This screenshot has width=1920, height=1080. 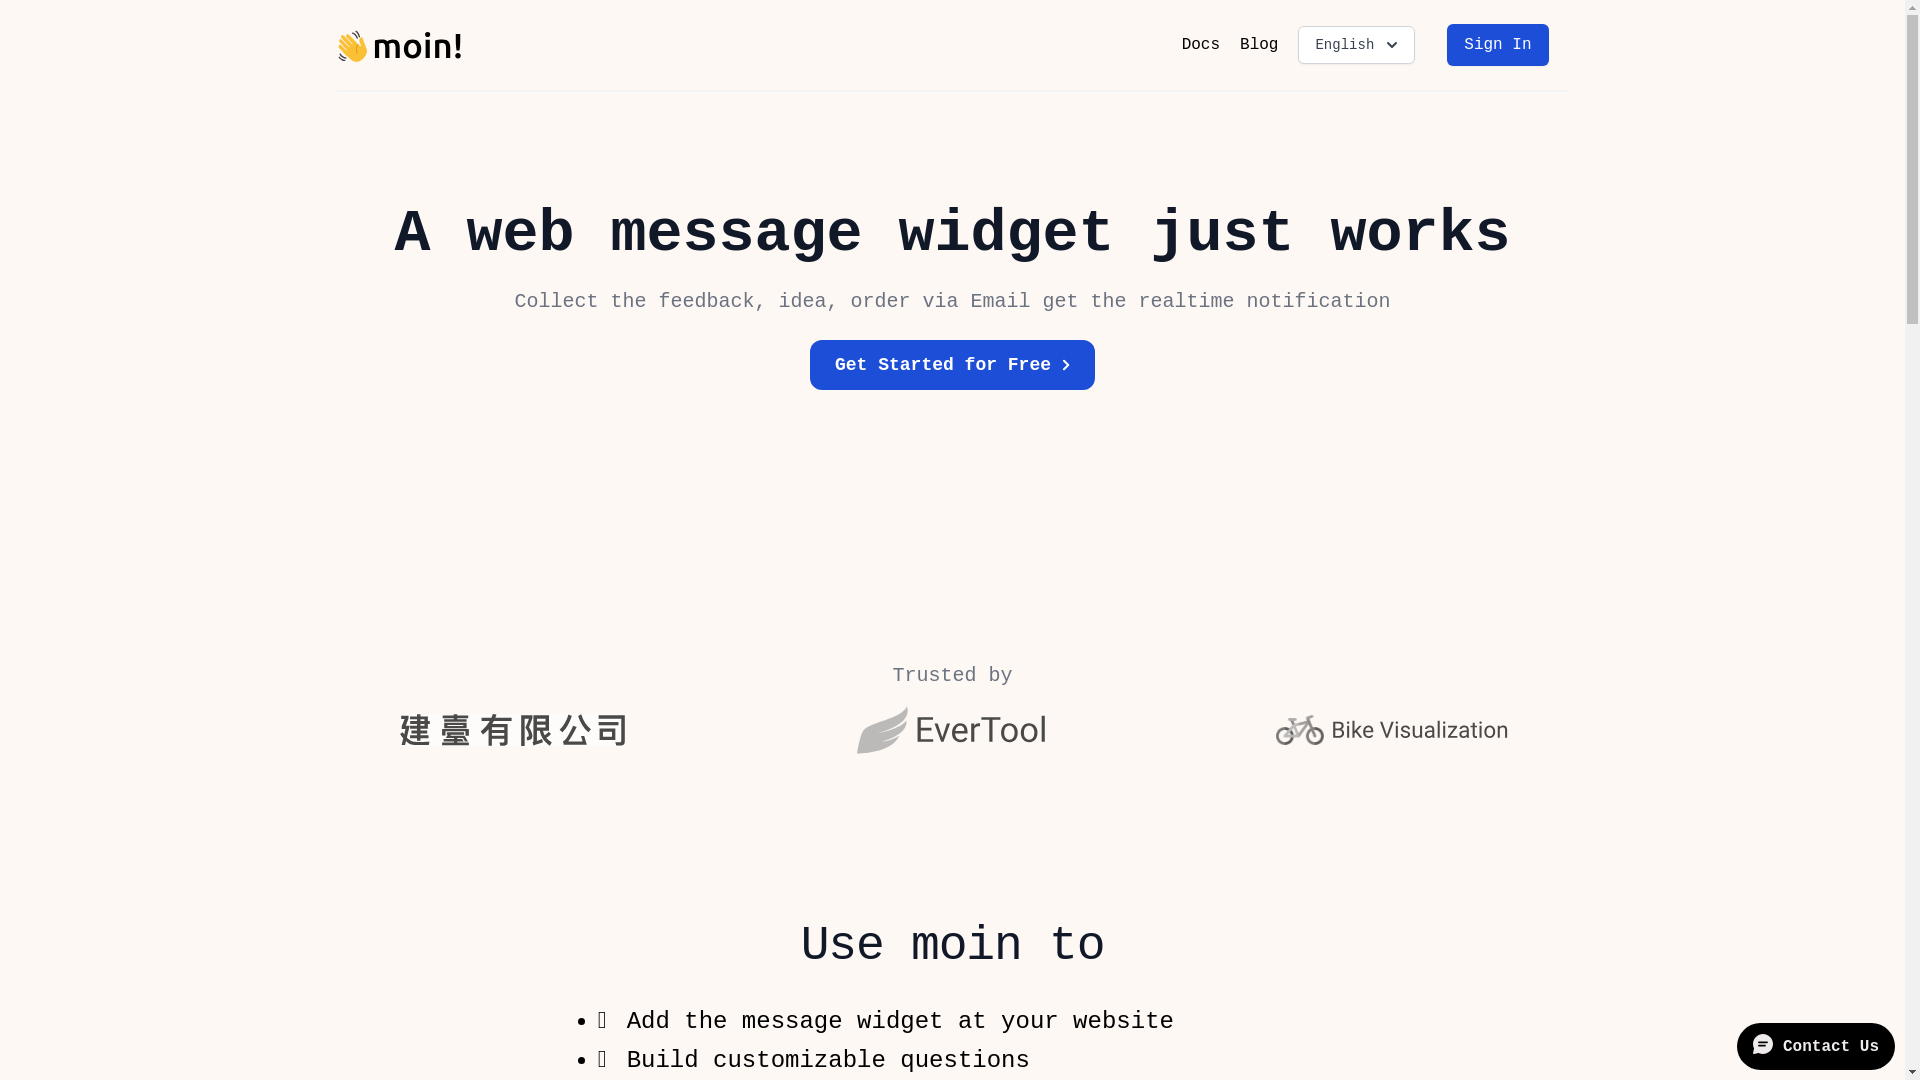 I want to click on 'Sign In', so click(x=1497, y=45).